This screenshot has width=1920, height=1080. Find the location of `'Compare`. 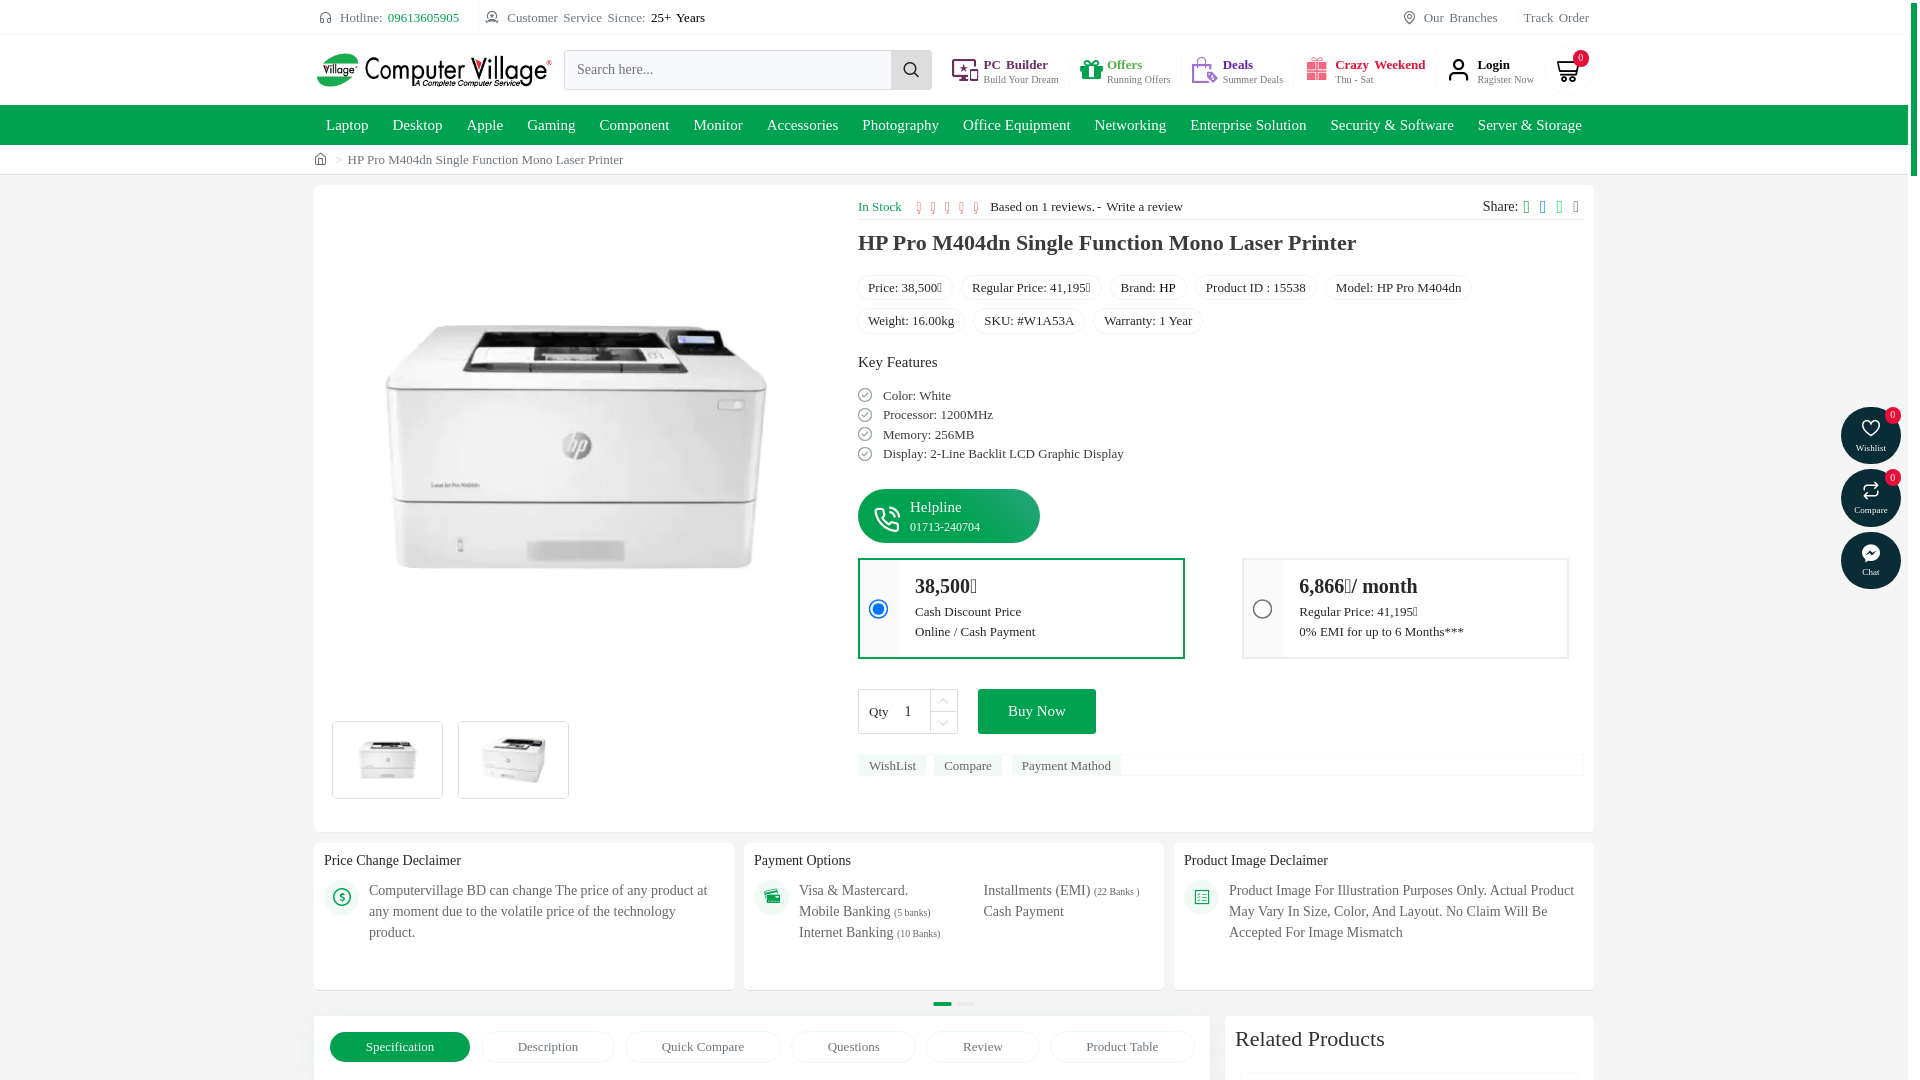

'Compare is located at coordinates (1840, 496).